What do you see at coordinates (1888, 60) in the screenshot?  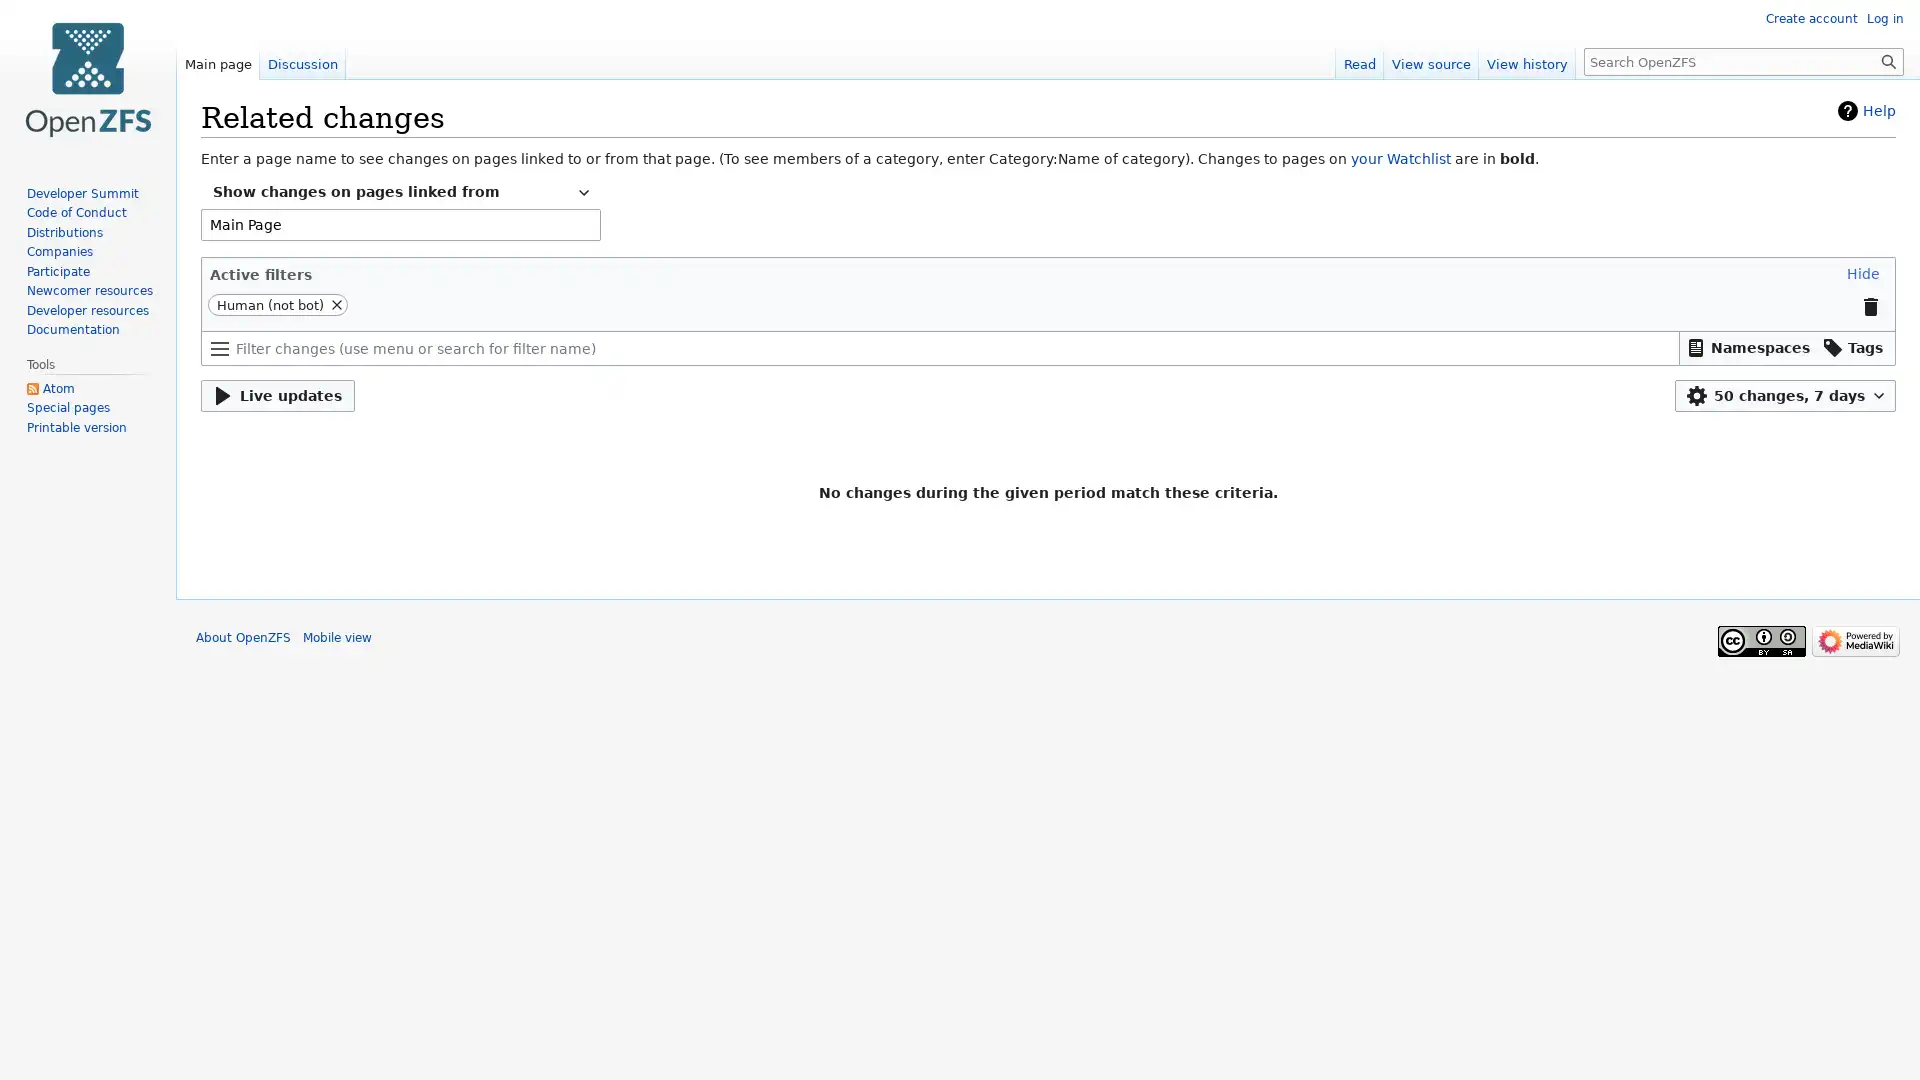 I see `Go` at bounding box center [1888, 60].